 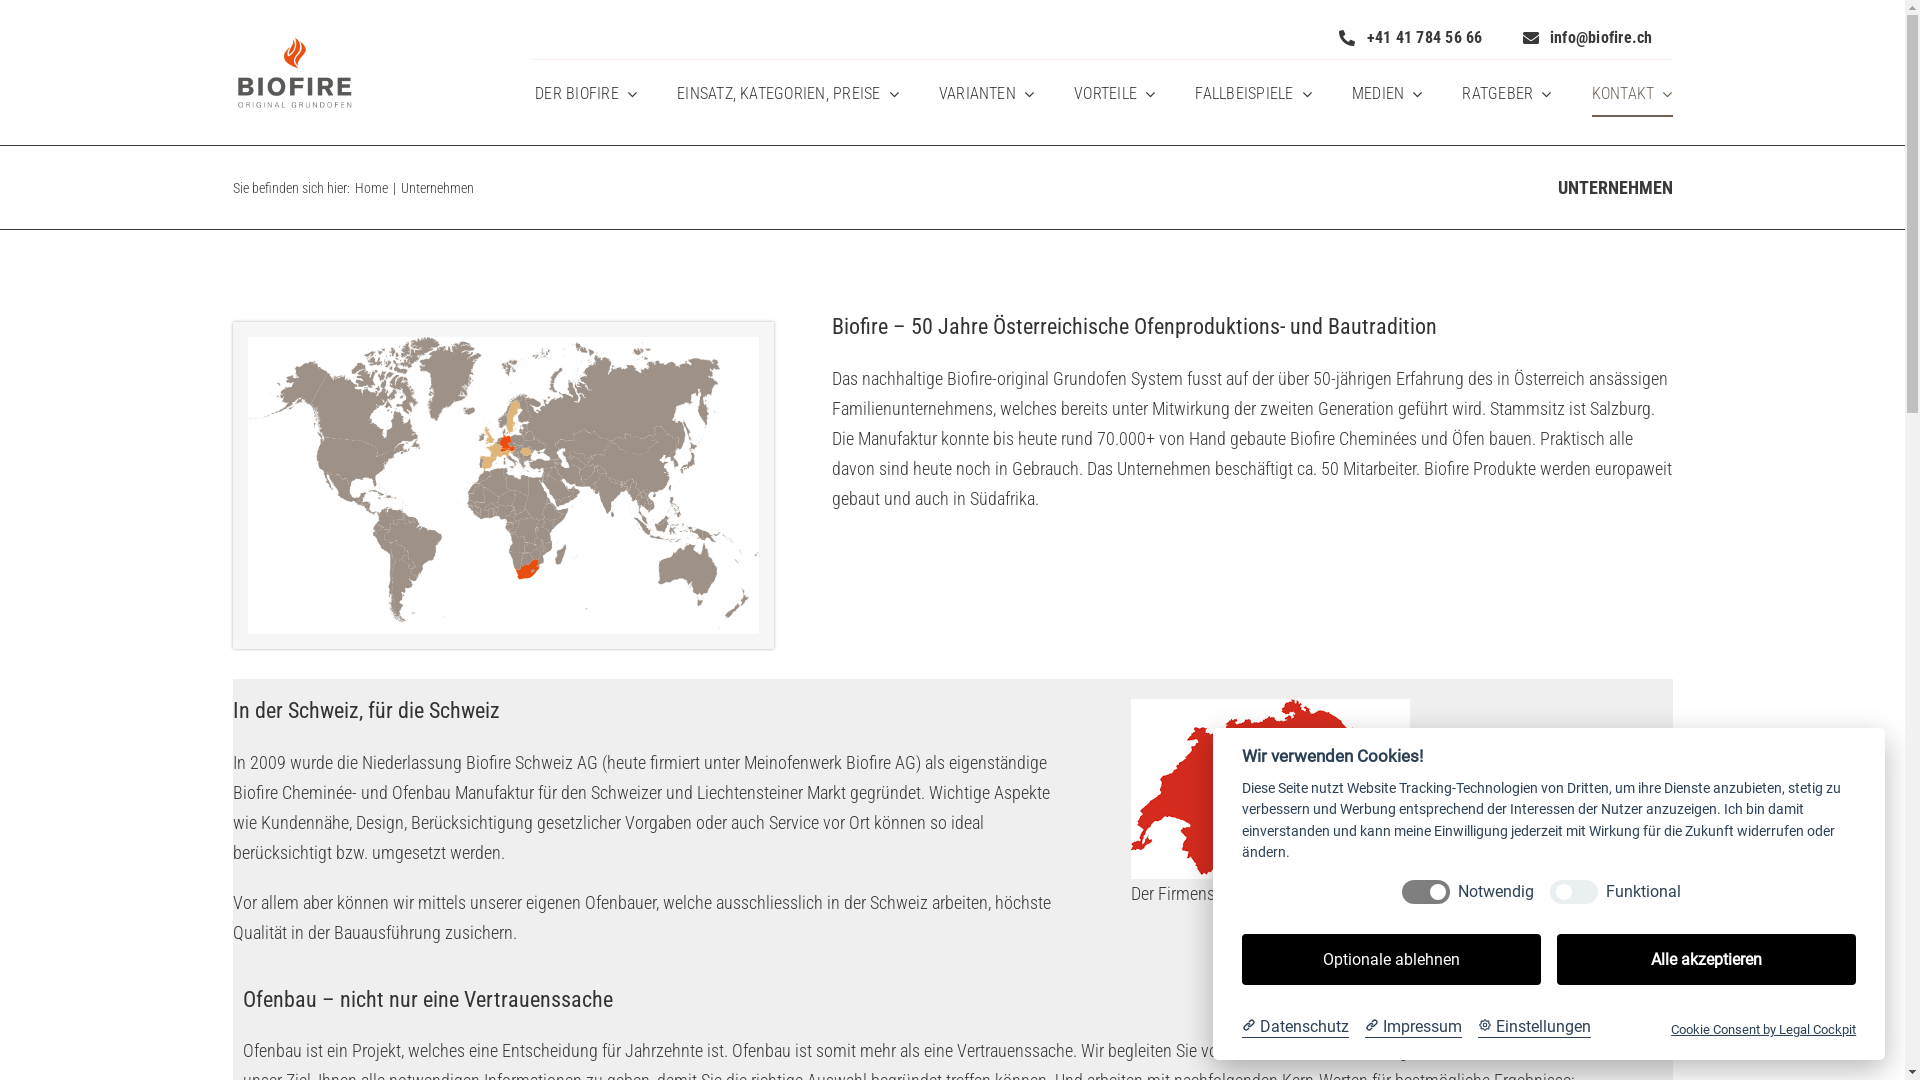 I want to click on 'VARIANTEN', so click(x=986, y=94).